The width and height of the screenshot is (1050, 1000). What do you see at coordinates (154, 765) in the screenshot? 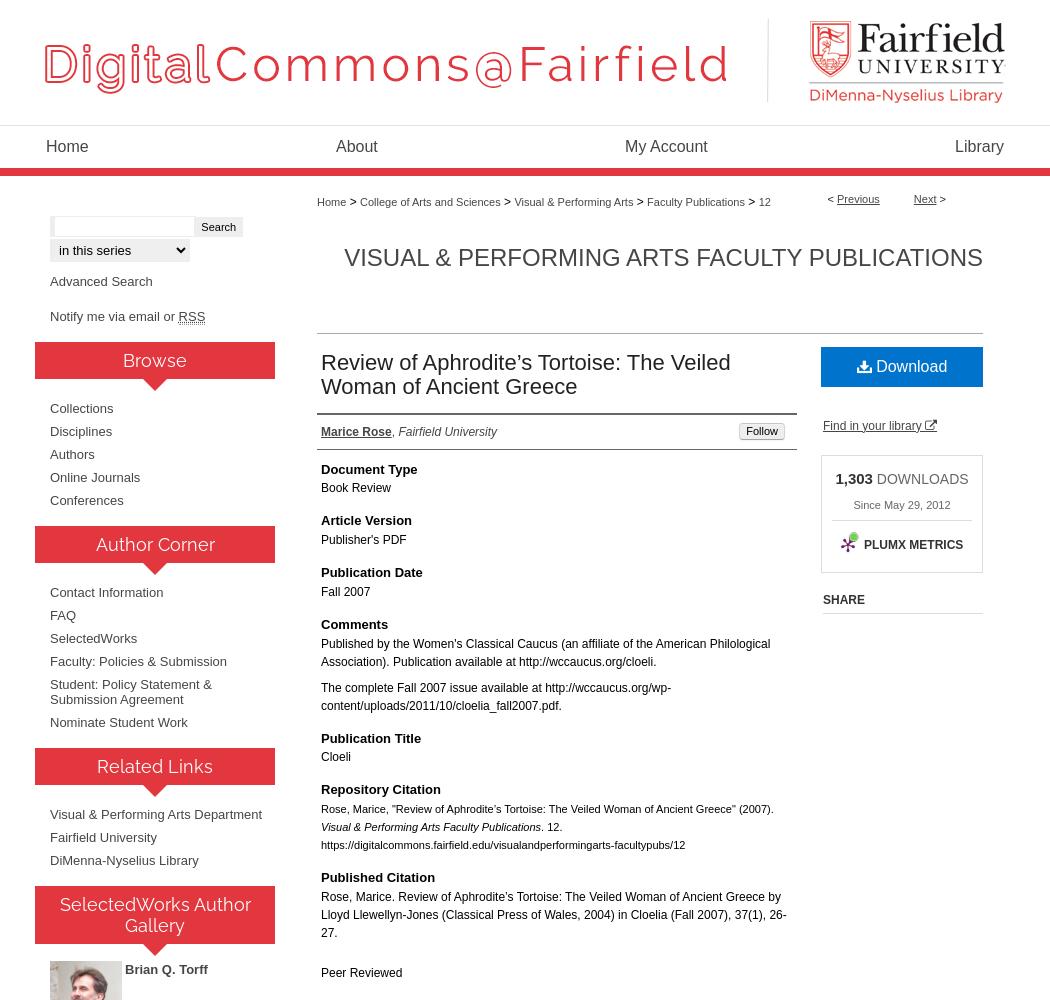
I see `'Related Links'` at bounding box center [154, 765].